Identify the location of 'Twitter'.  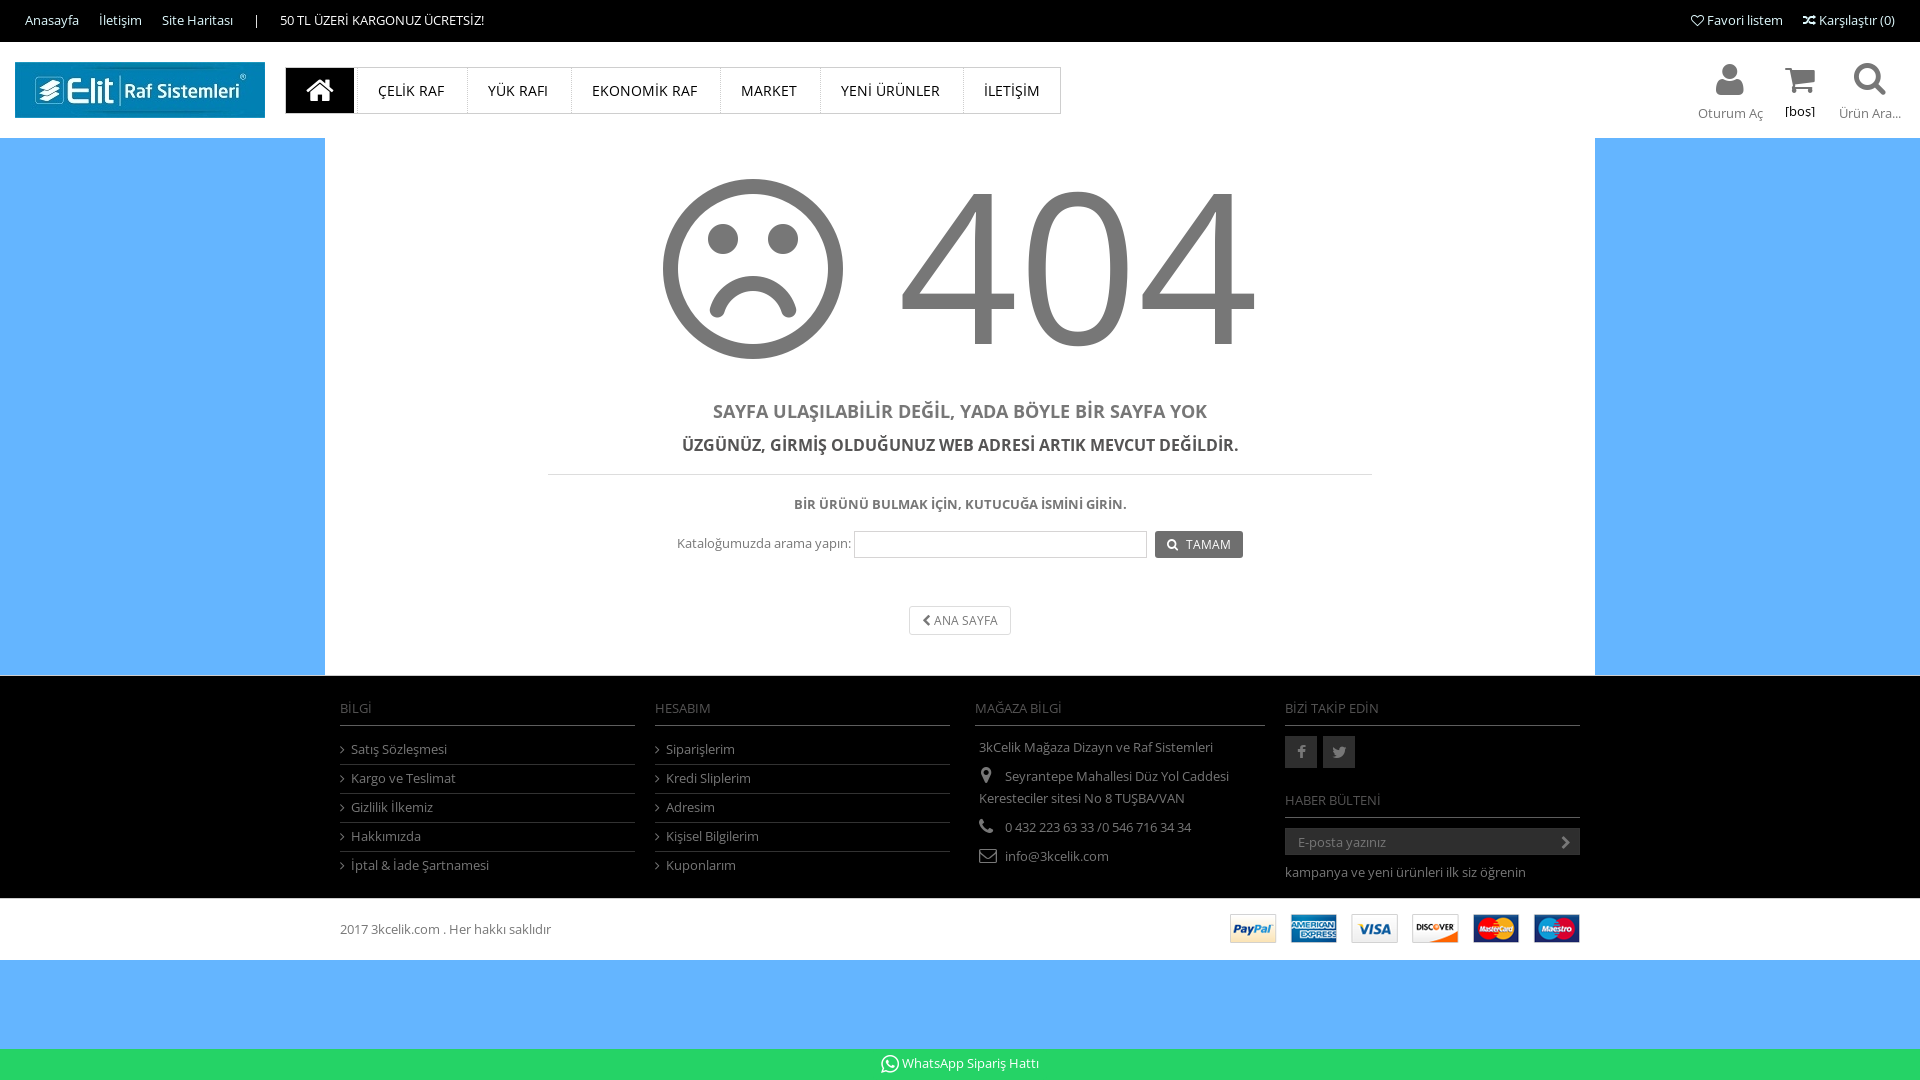
(1339, 752).